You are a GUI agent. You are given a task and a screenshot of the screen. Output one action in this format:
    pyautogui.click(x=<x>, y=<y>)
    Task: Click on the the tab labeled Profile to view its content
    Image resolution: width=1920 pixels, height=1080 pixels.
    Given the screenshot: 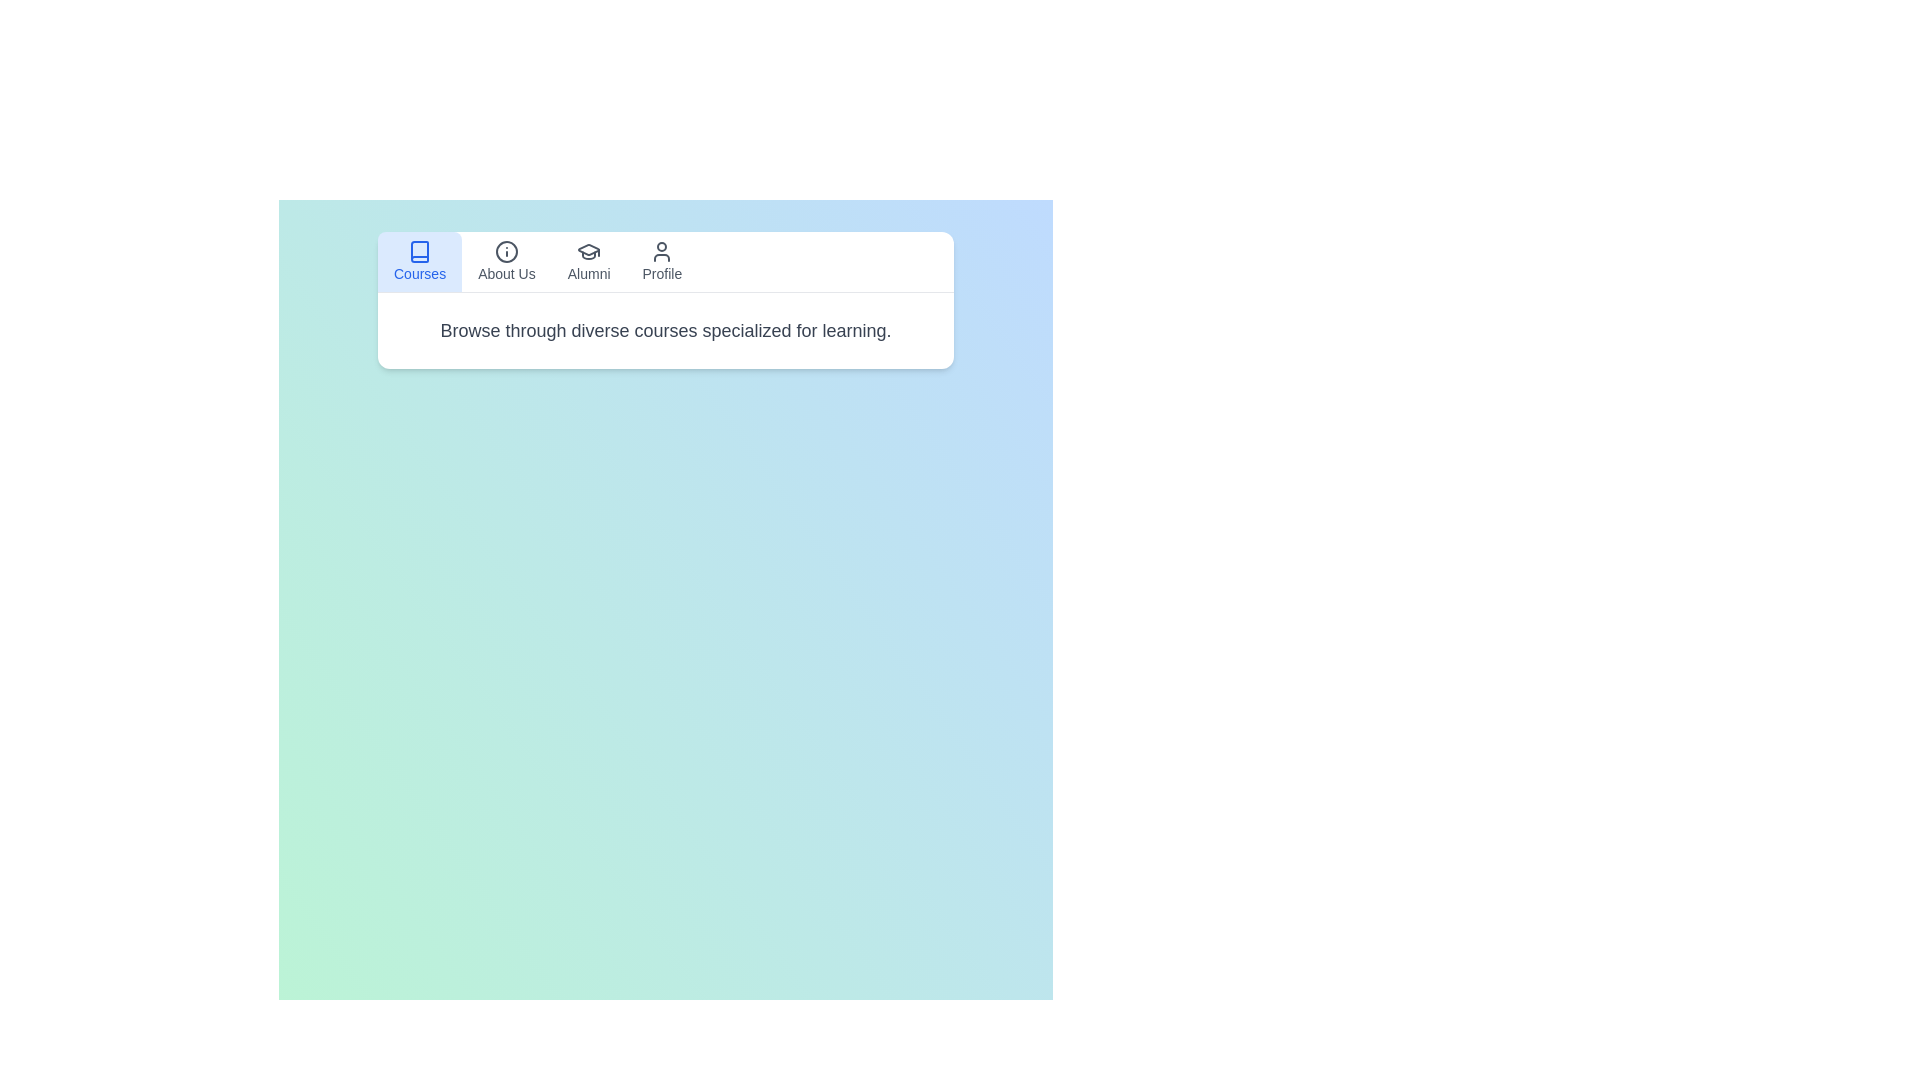 What is the action you would take?
    pyautogui.click(x=662, y=261)
    